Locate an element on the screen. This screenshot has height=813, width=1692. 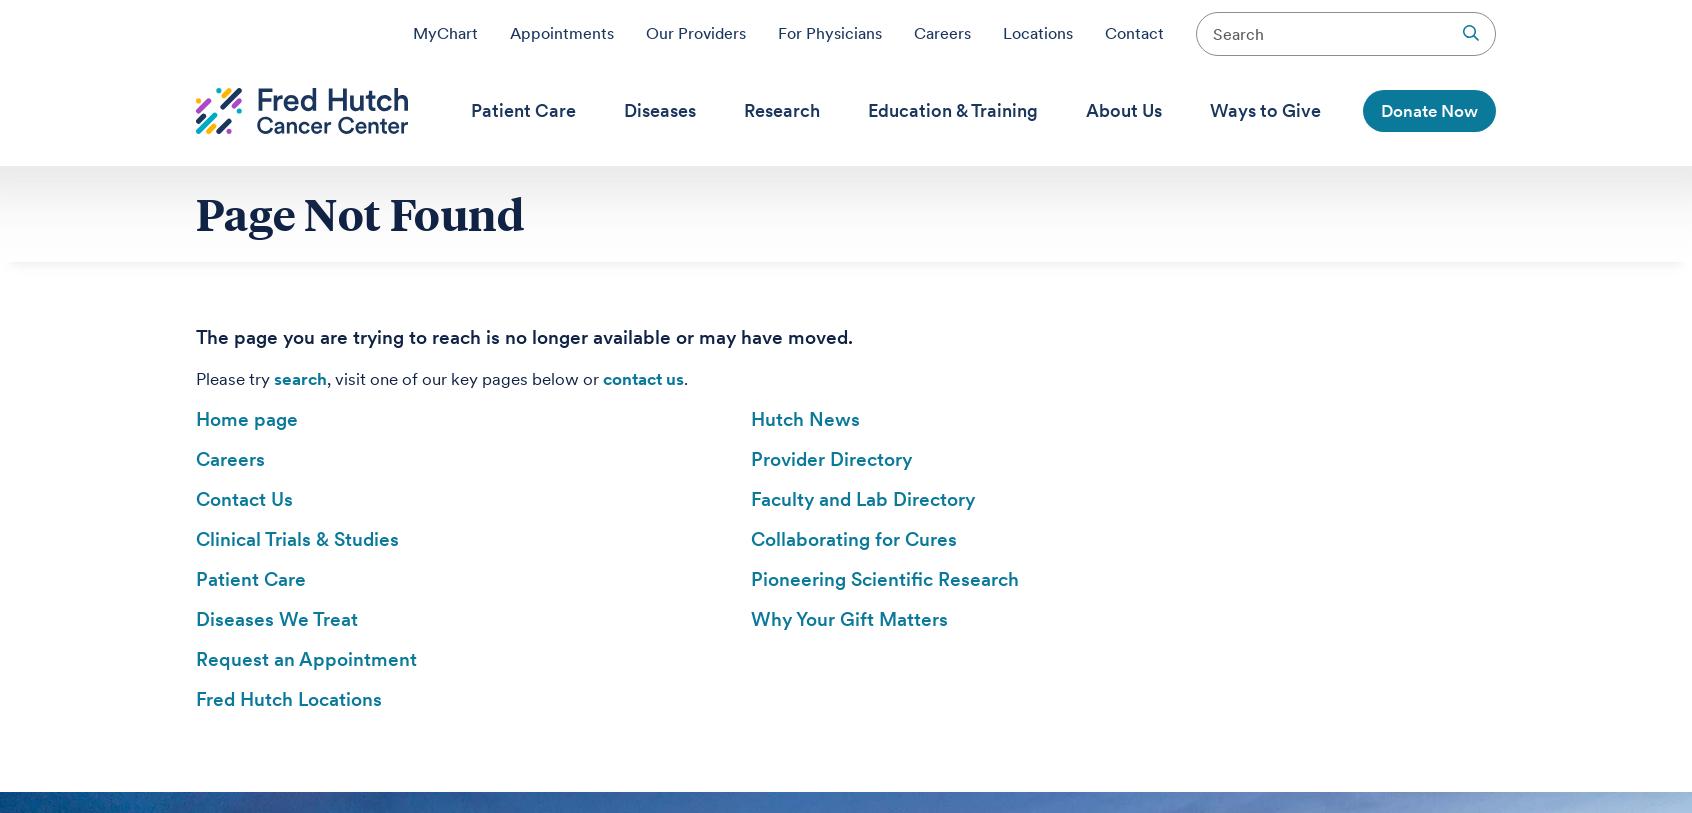
'.' is located at coordinates (685, 378).